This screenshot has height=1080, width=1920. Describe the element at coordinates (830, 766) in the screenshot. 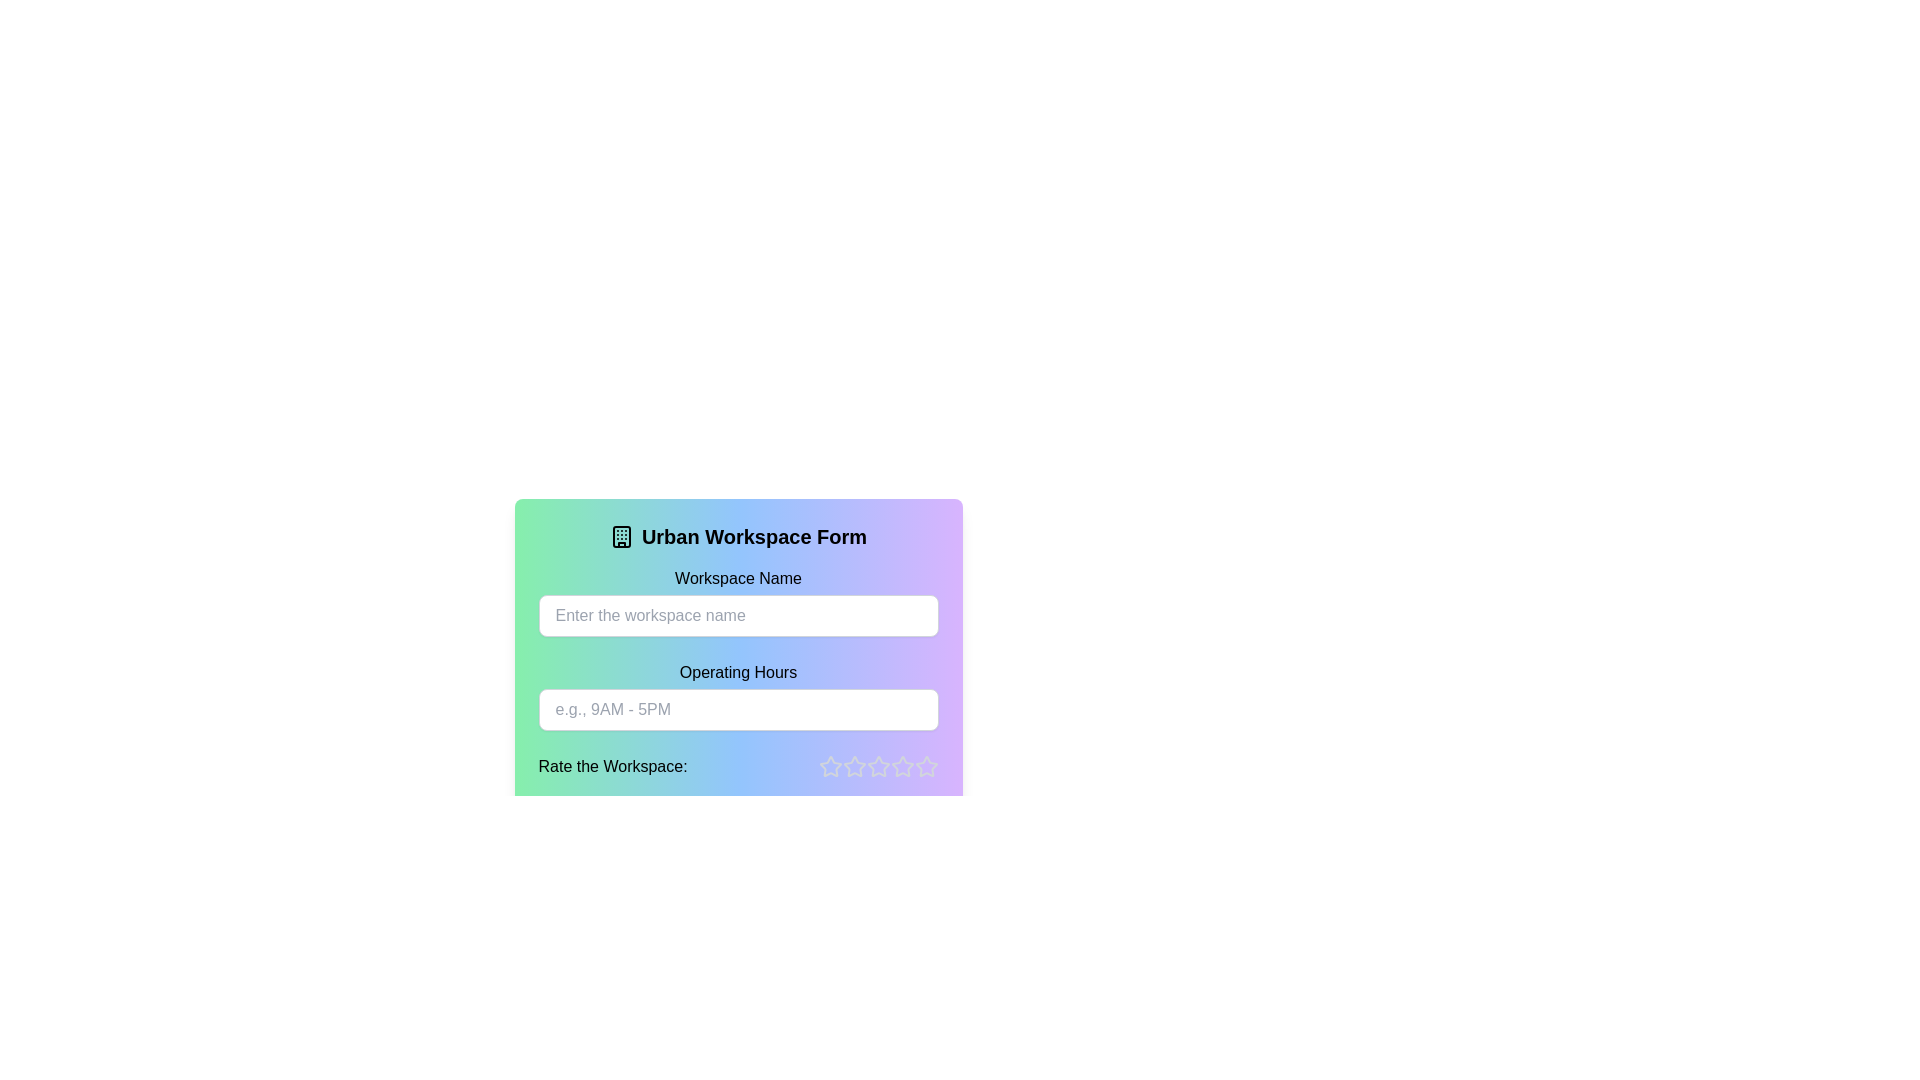

I see `the first star-shaped rating indicator icon` at that location.